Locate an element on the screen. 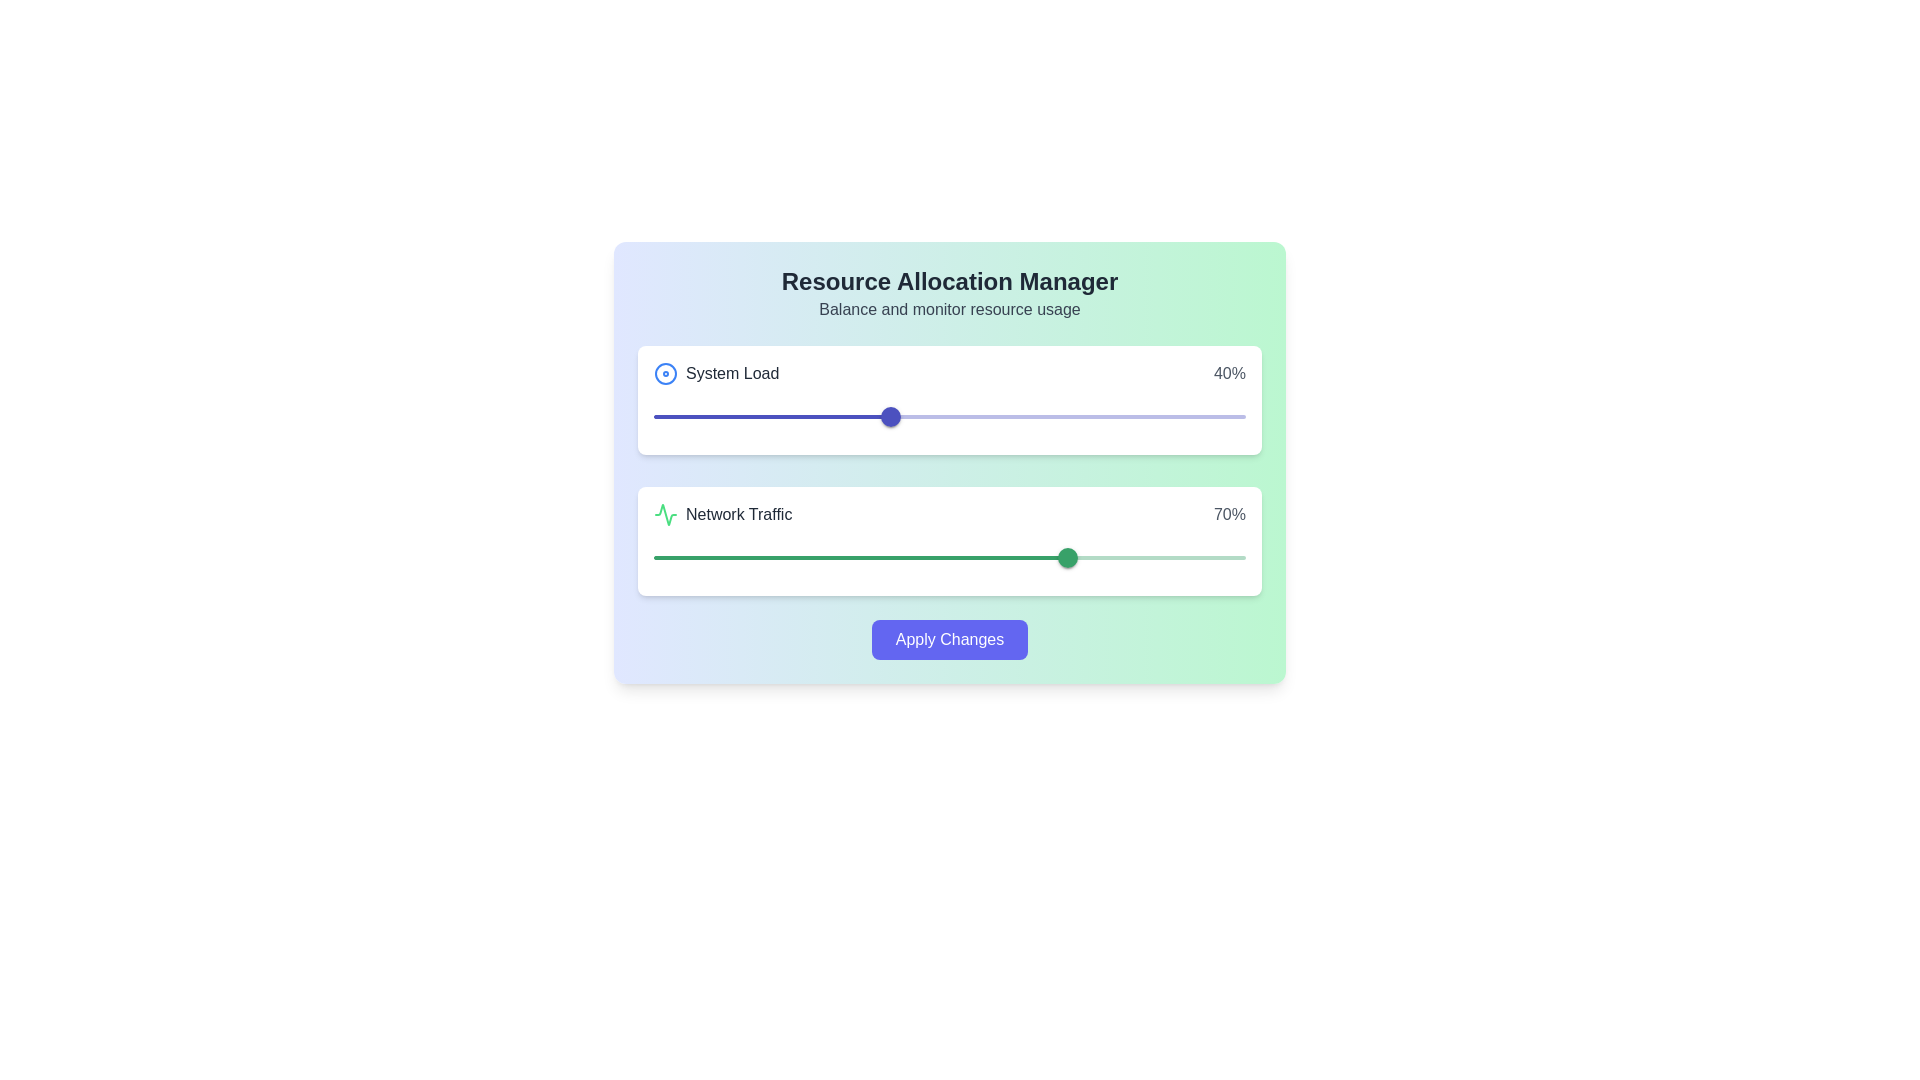 The width and height of the screenshot is (1920, 1080). the slider is located at coordinates (901, 558).